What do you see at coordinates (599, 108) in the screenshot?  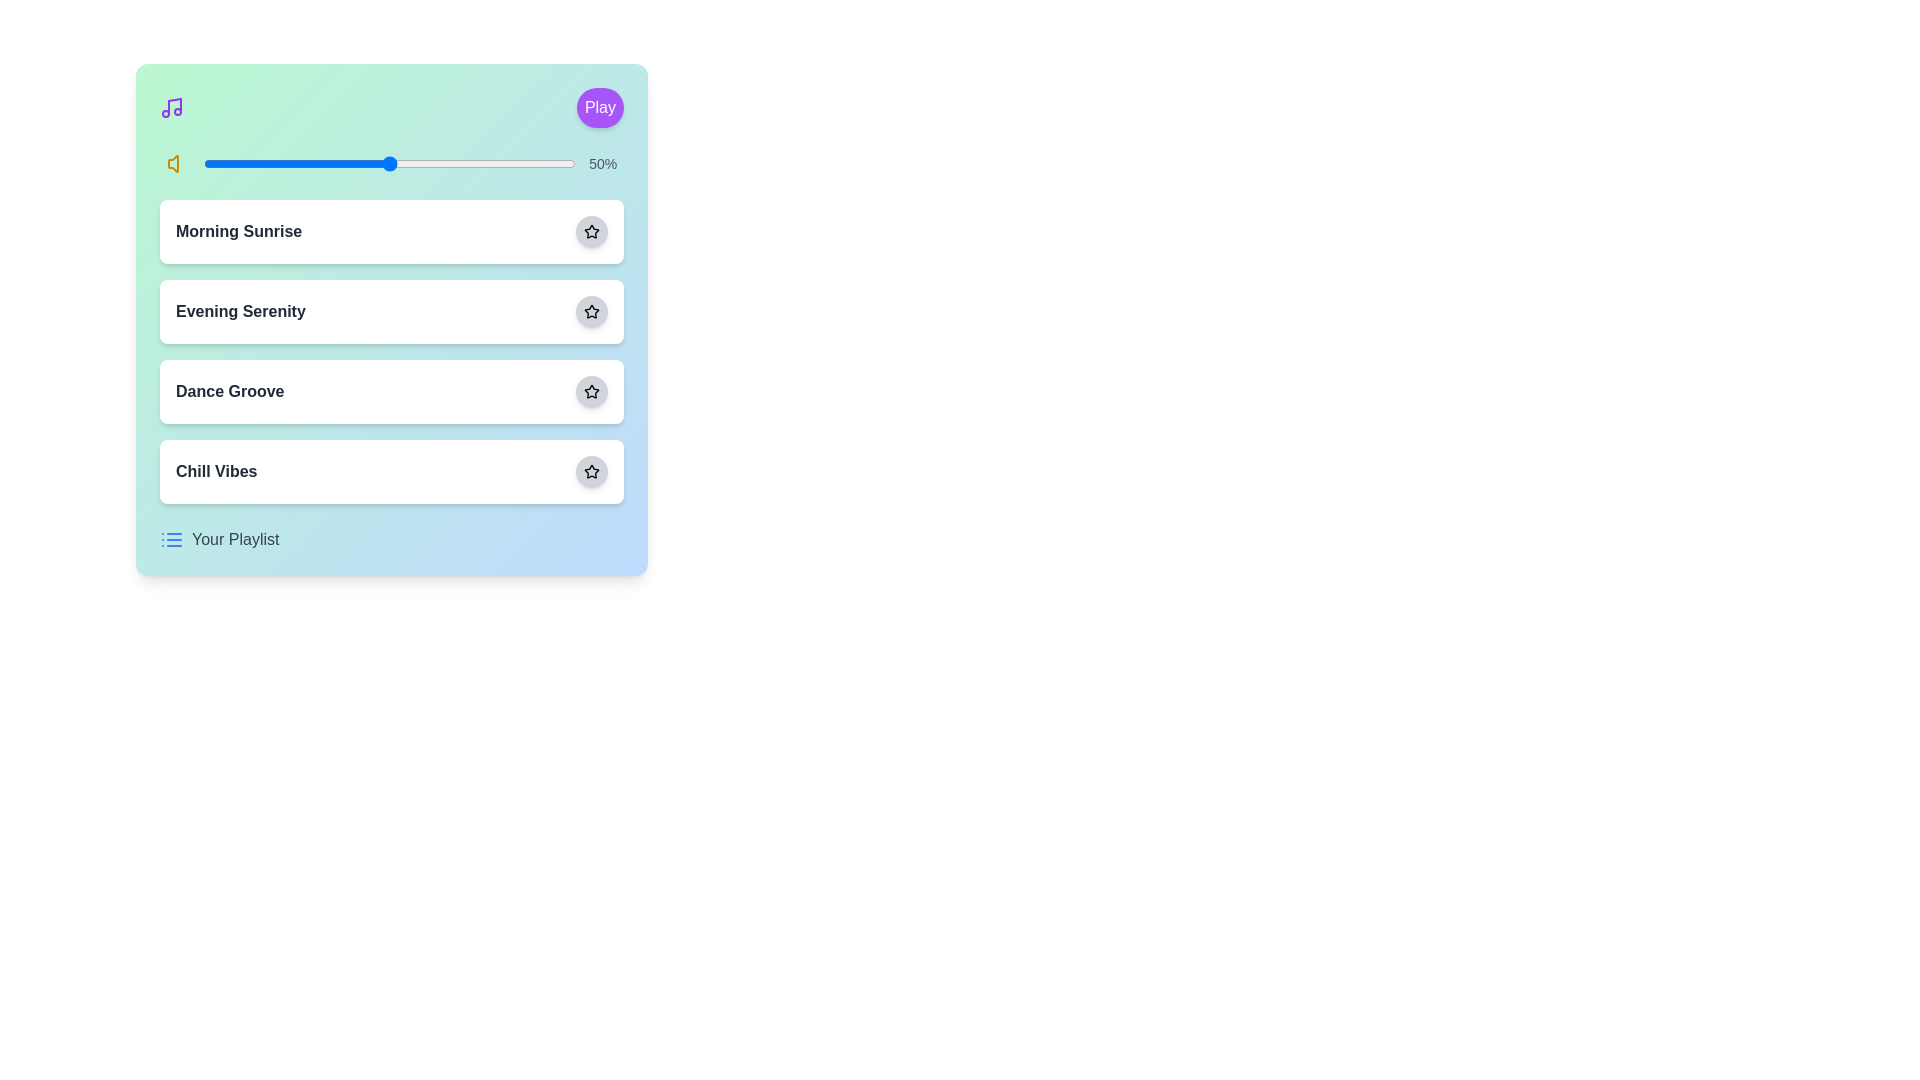 I see `the prominent purple circular button labeled 'Play'` at bounding box center [599, 108].